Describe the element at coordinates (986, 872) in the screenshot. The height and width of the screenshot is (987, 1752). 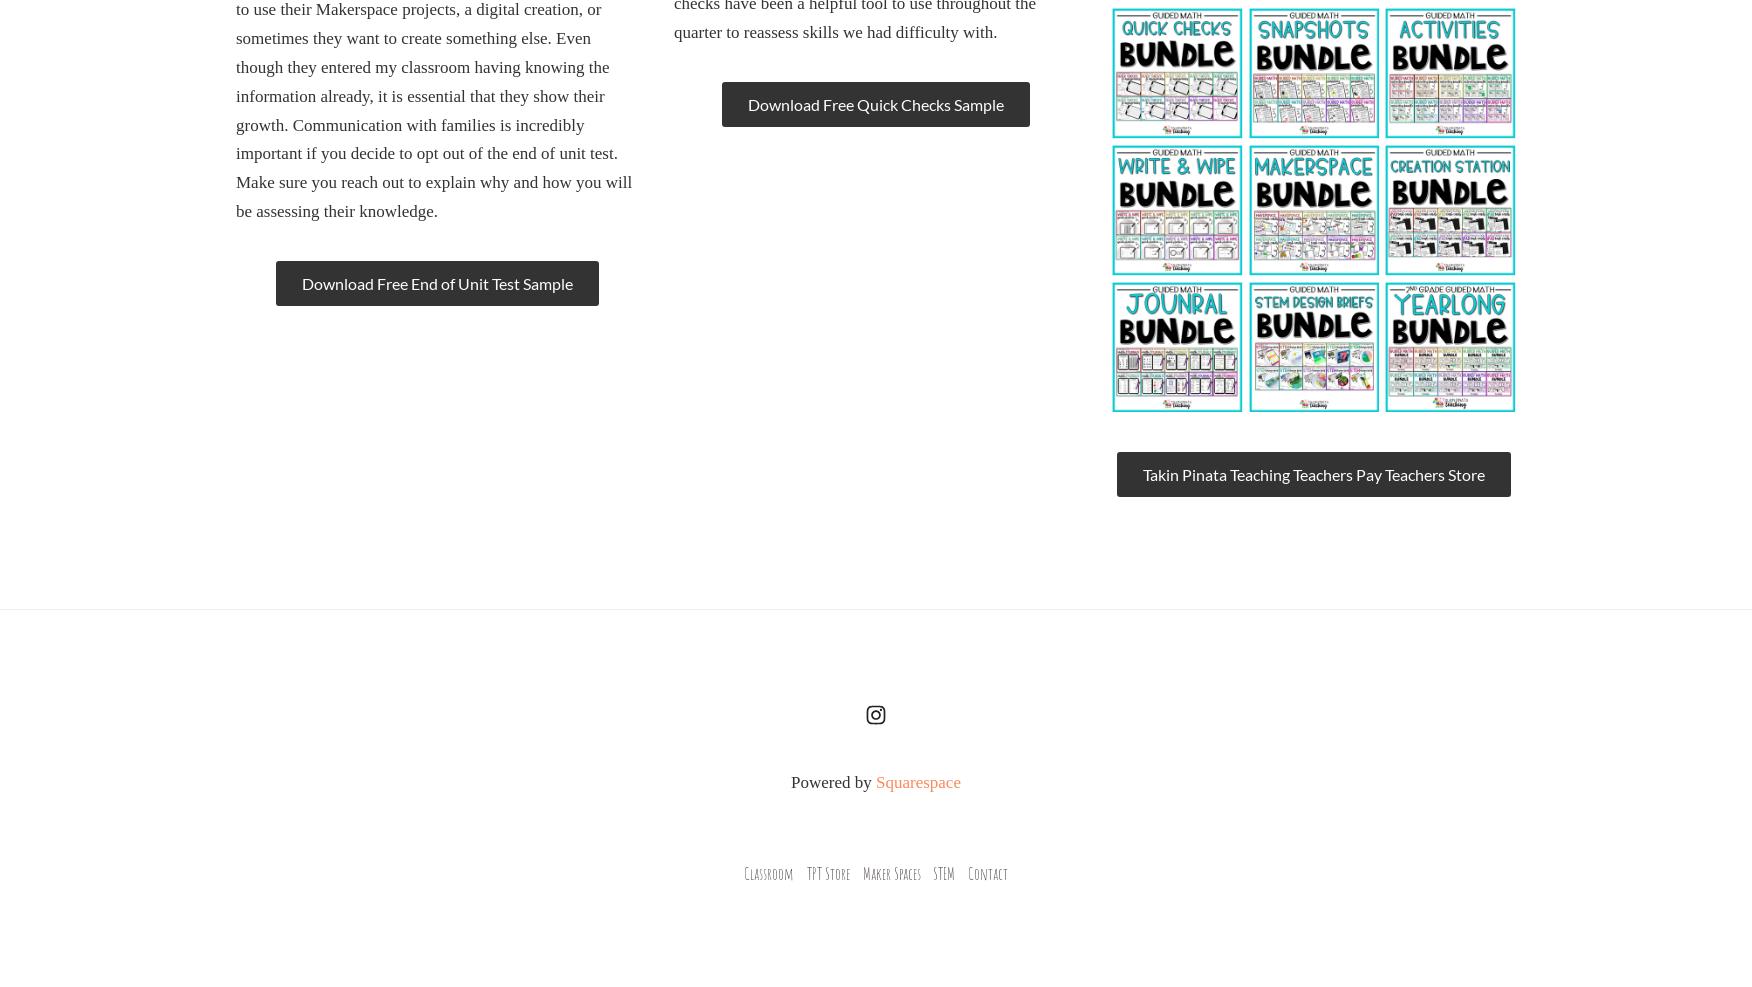
I see `'Contact'` at that location.